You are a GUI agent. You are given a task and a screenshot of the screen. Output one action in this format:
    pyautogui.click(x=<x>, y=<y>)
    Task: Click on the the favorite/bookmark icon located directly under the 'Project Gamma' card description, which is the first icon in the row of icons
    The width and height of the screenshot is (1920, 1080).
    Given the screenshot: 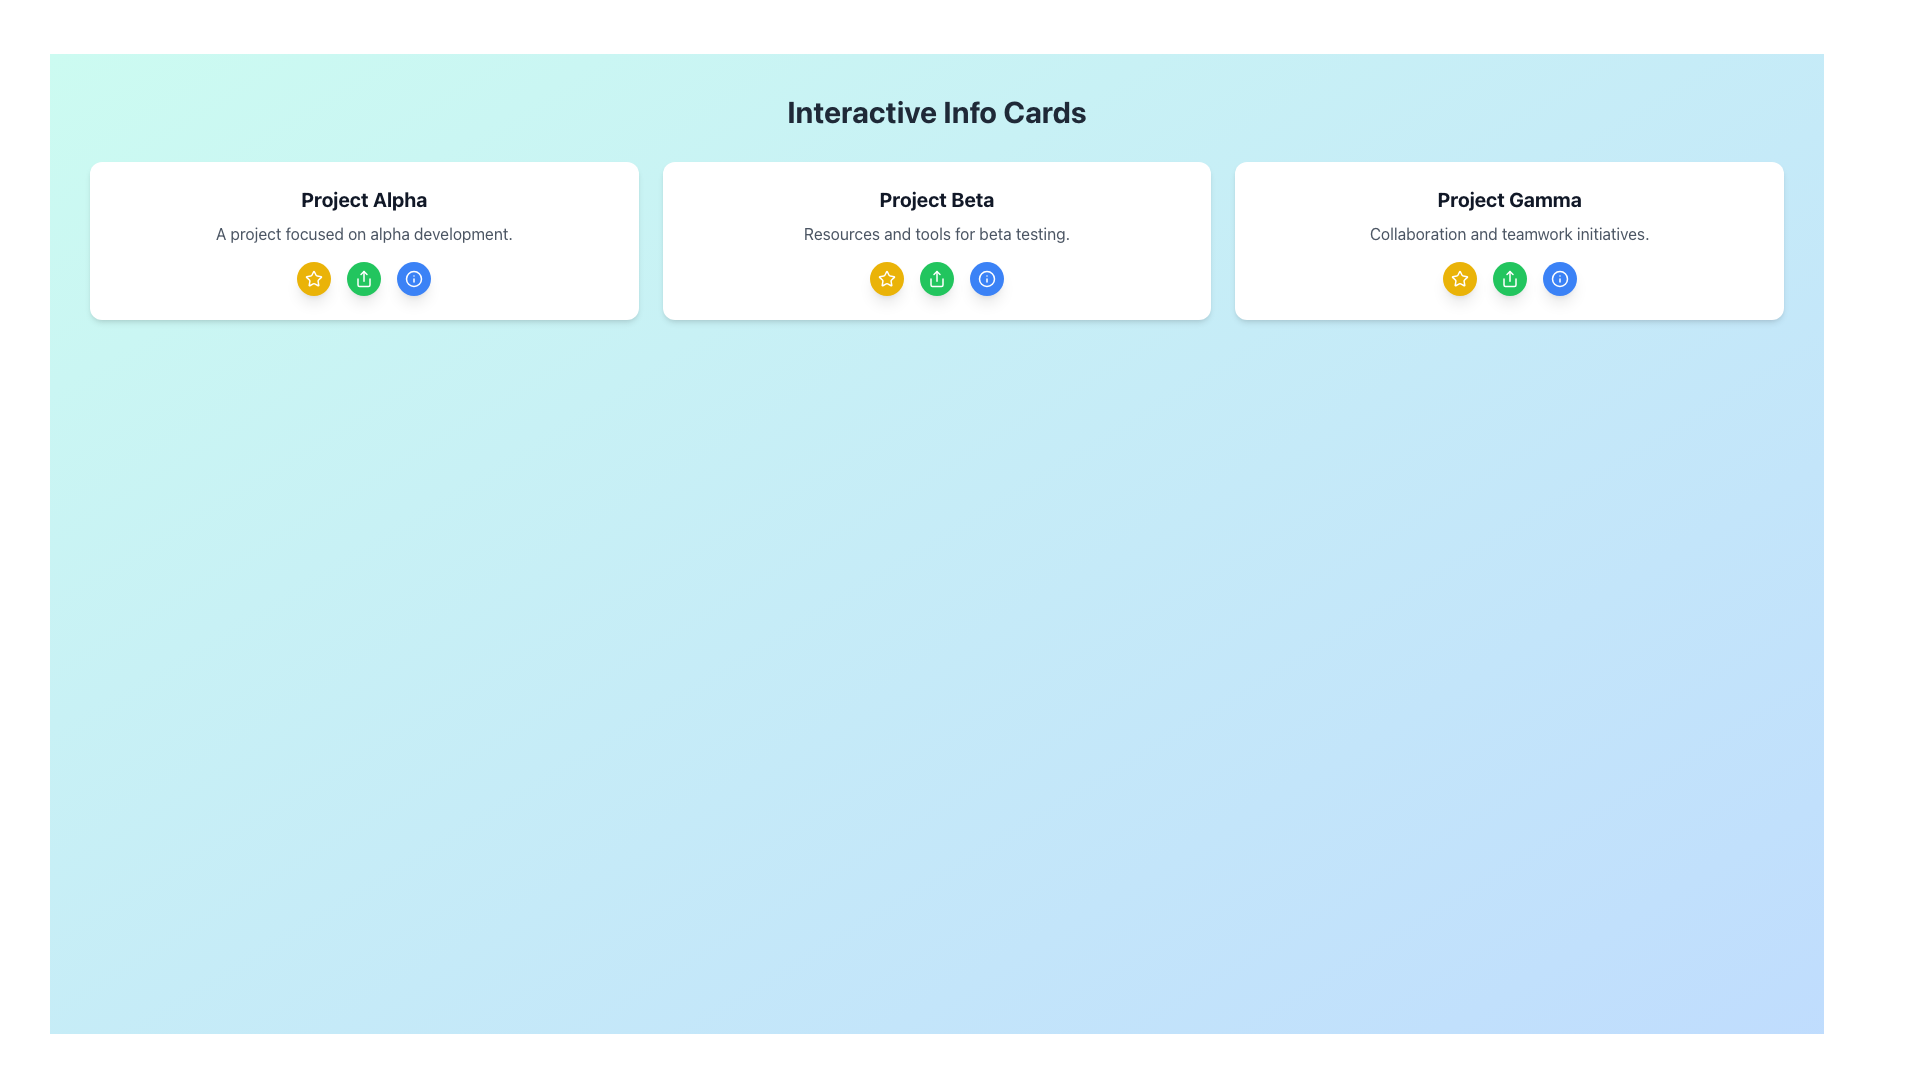 What is the action you would take?
    pyautogui.click(x=1459, y=277)
    